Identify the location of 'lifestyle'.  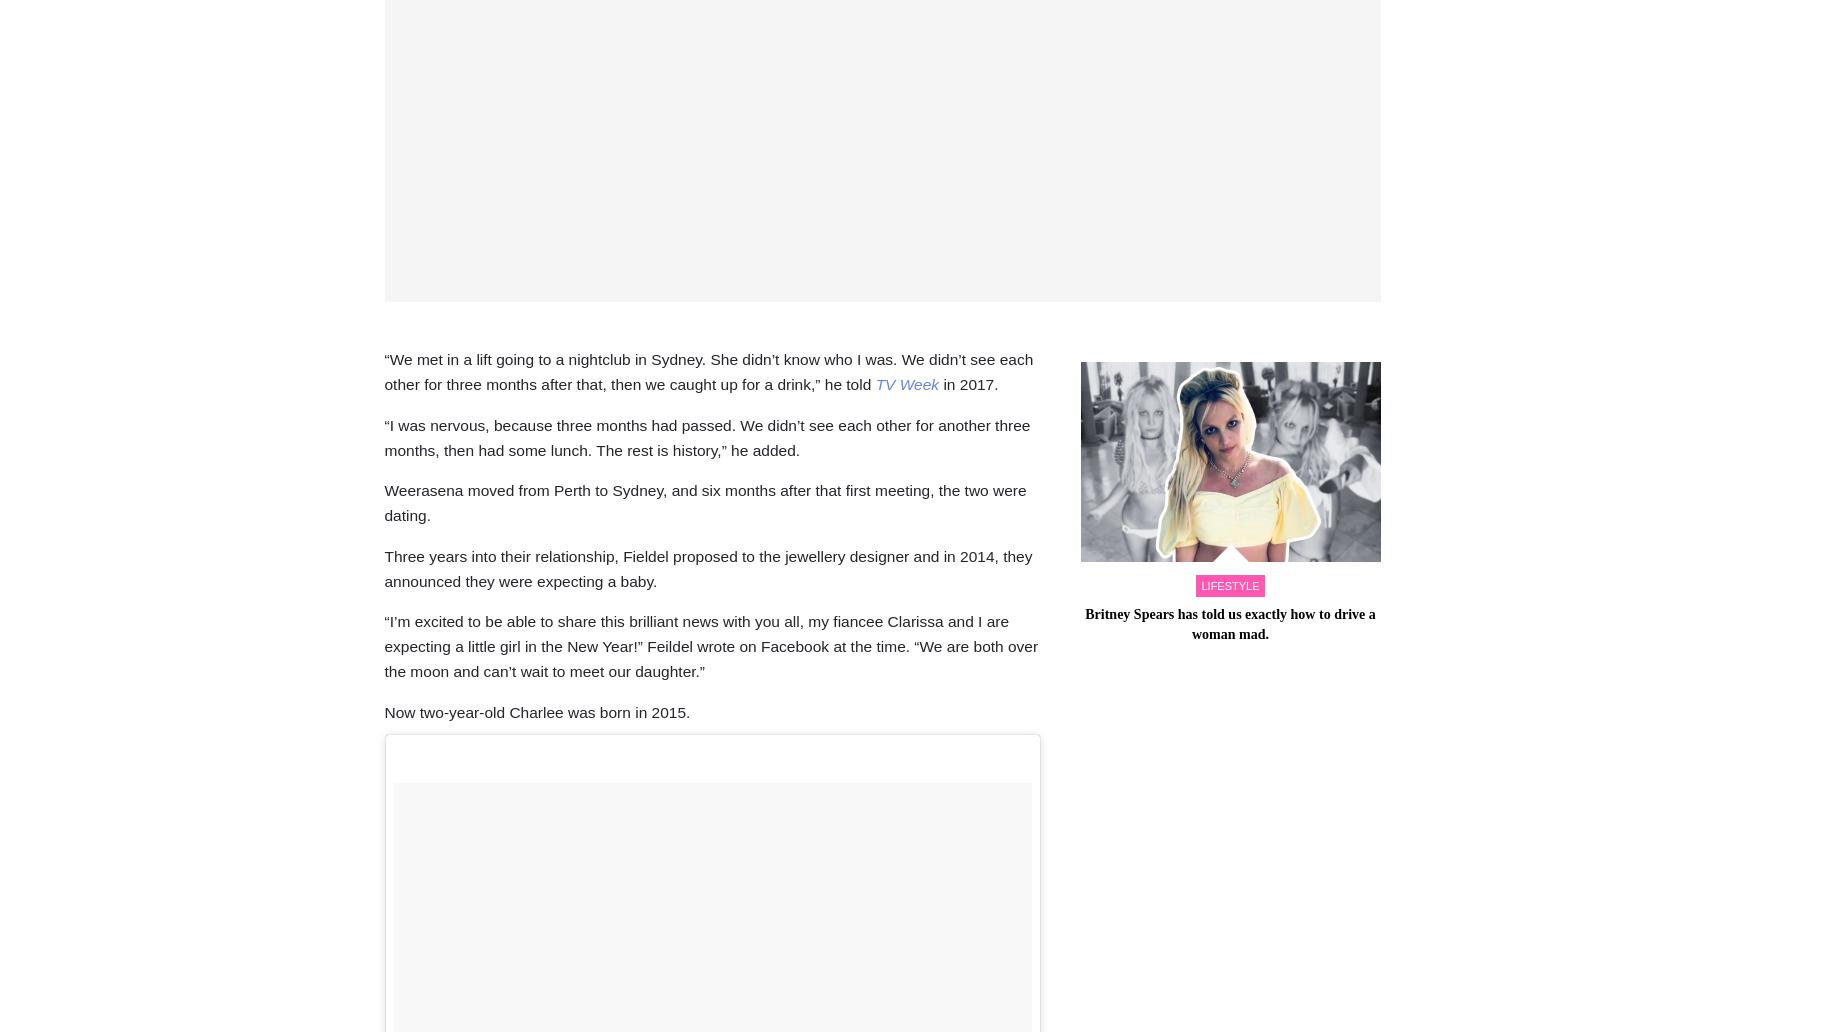
(1230, 585).